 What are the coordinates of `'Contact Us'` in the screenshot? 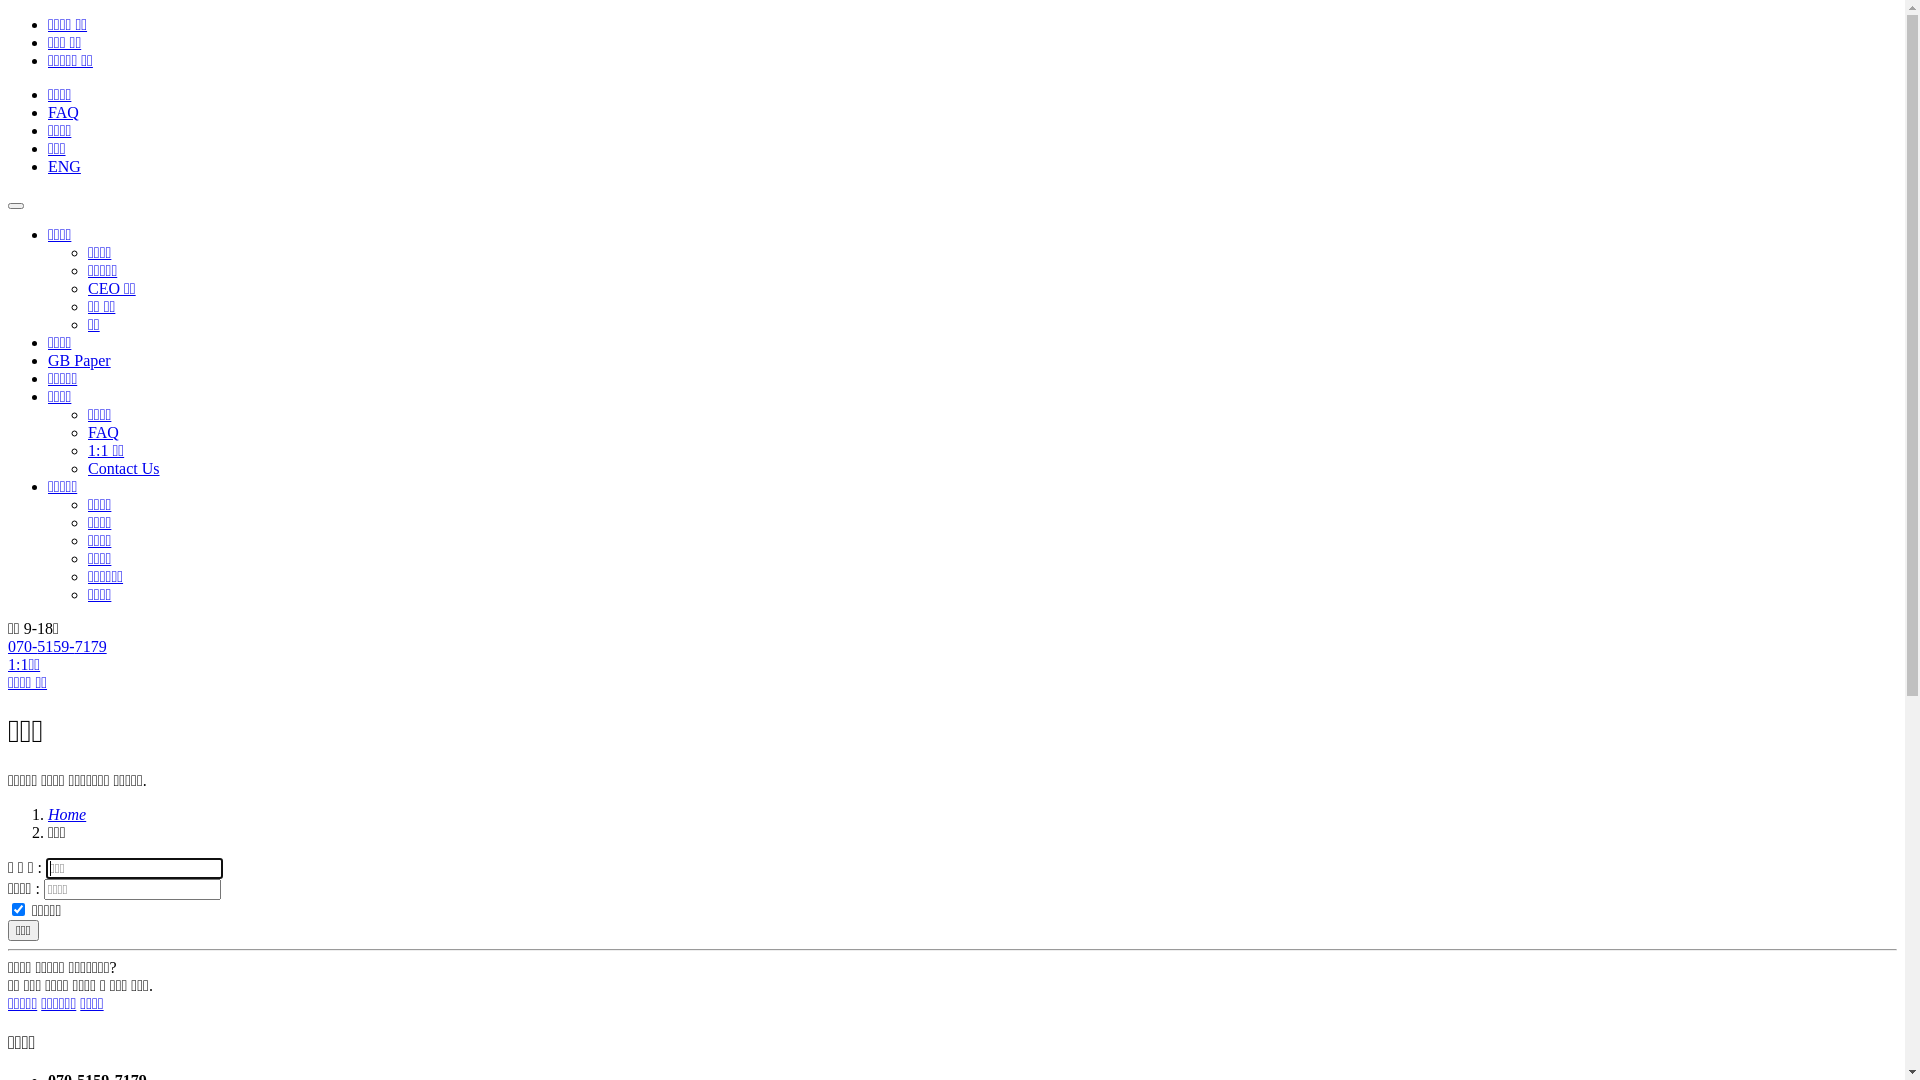 It's located at (86, 468).